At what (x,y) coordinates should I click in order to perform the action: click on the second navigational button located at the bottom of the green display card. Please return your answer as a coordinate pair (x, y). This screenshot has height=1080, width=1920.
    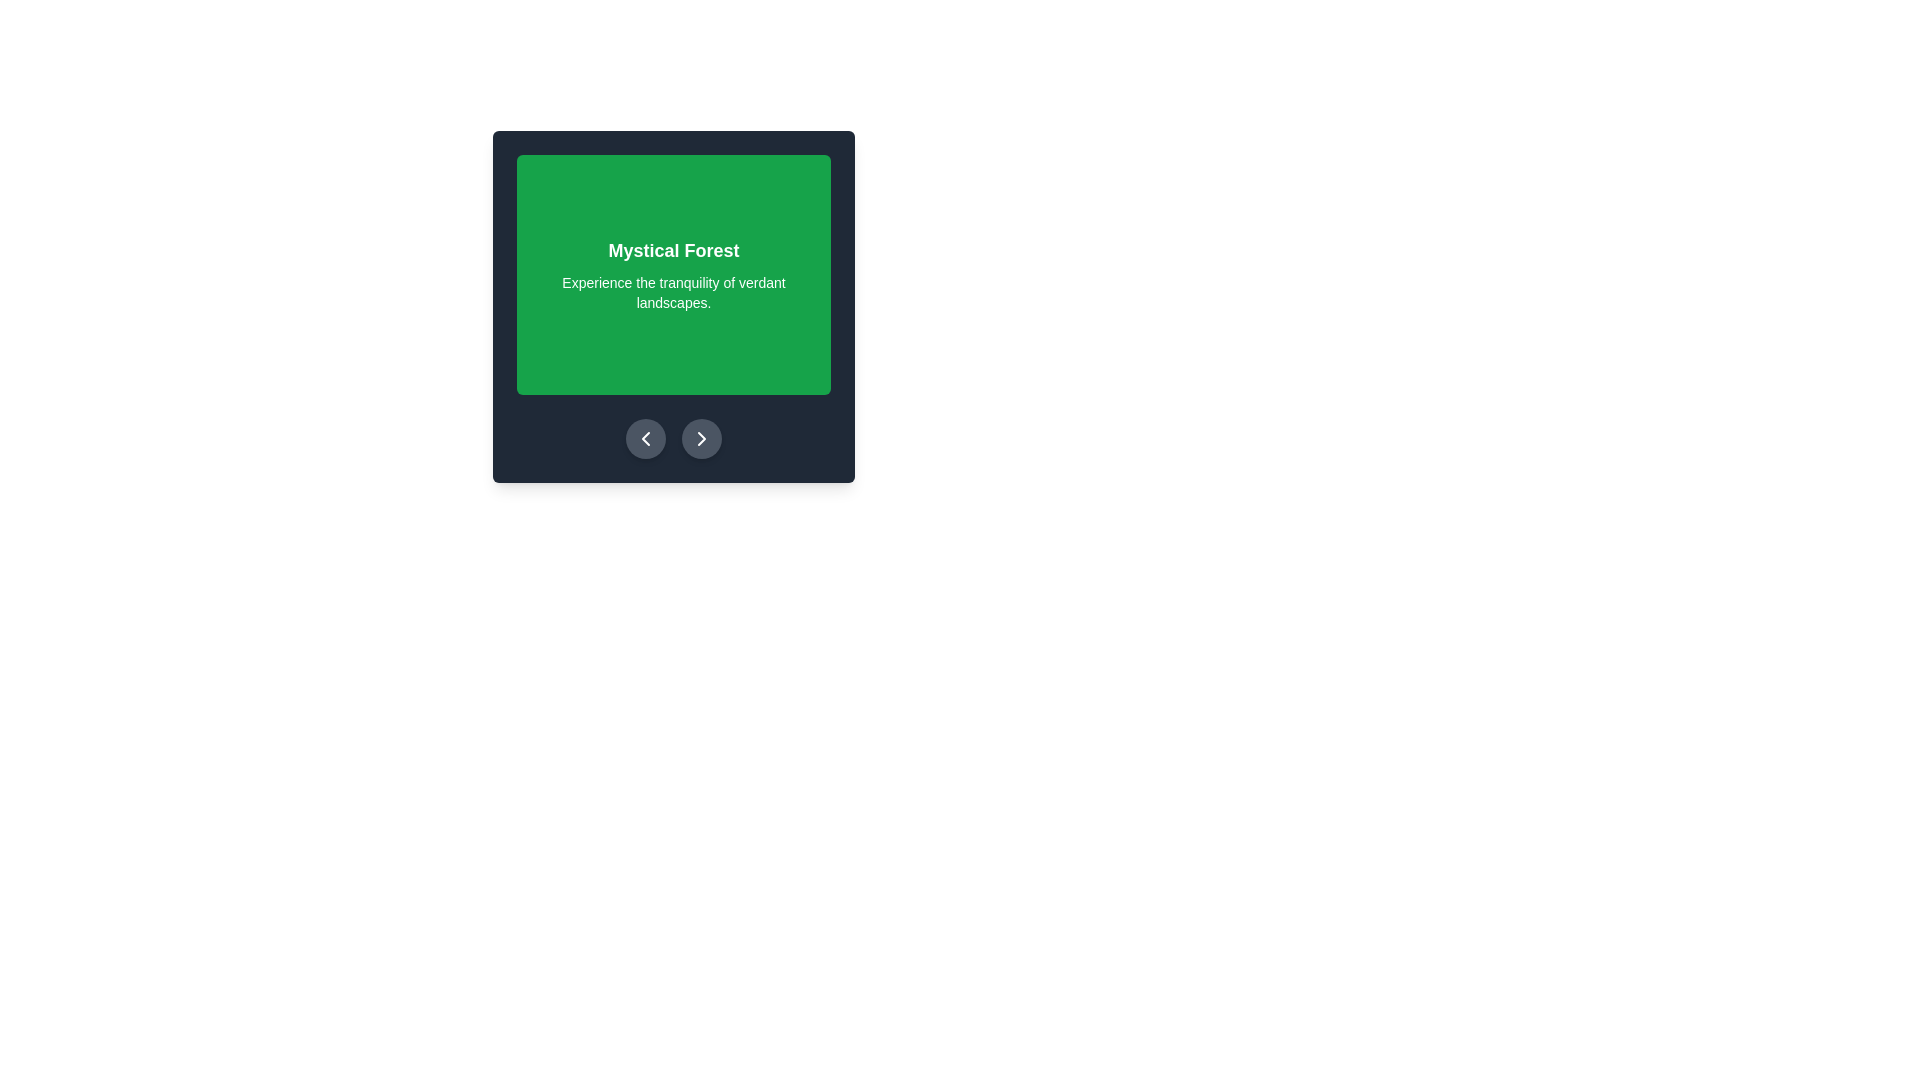
    Looking at the image, I should click on (701, 438).